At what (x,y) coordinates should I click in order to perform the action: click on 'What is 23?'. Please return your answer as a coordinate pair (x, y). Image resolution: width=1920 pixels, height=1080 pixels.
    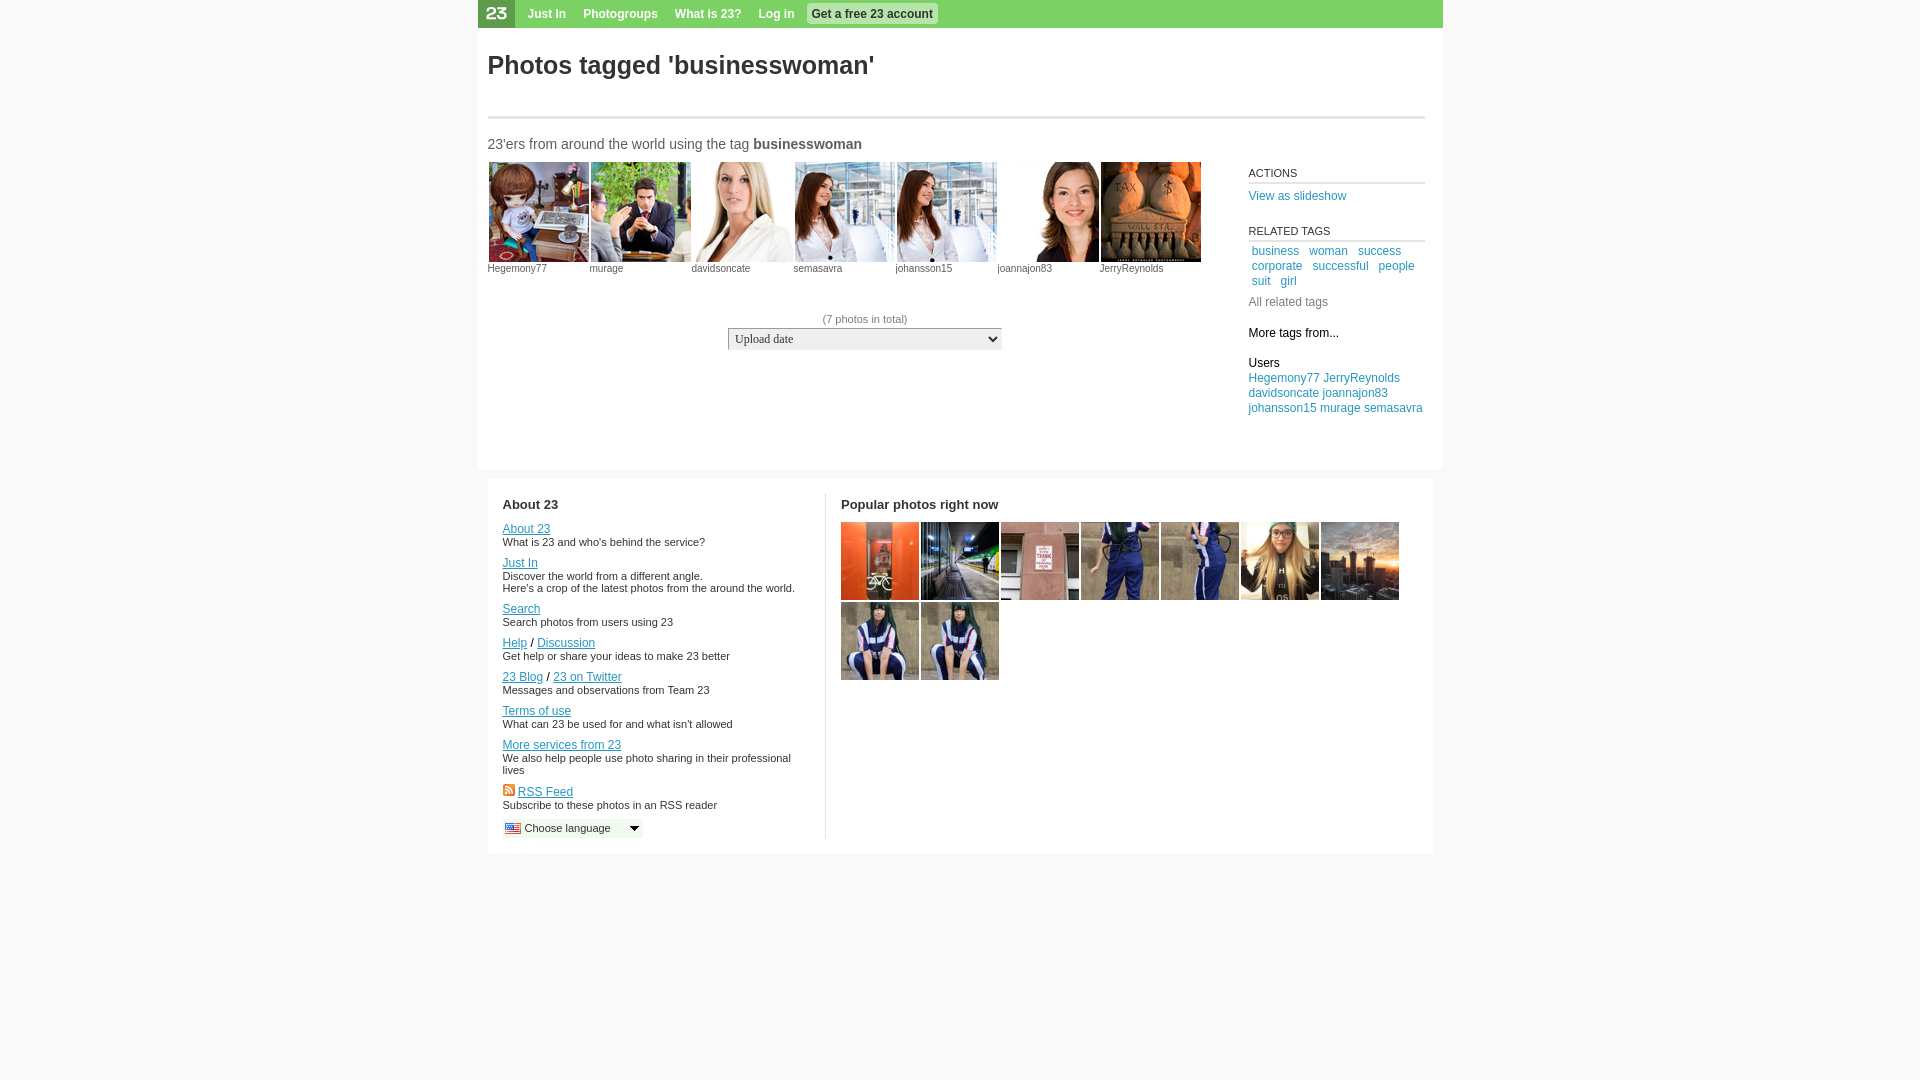
    Looking at the image, I should click on (708, 14).